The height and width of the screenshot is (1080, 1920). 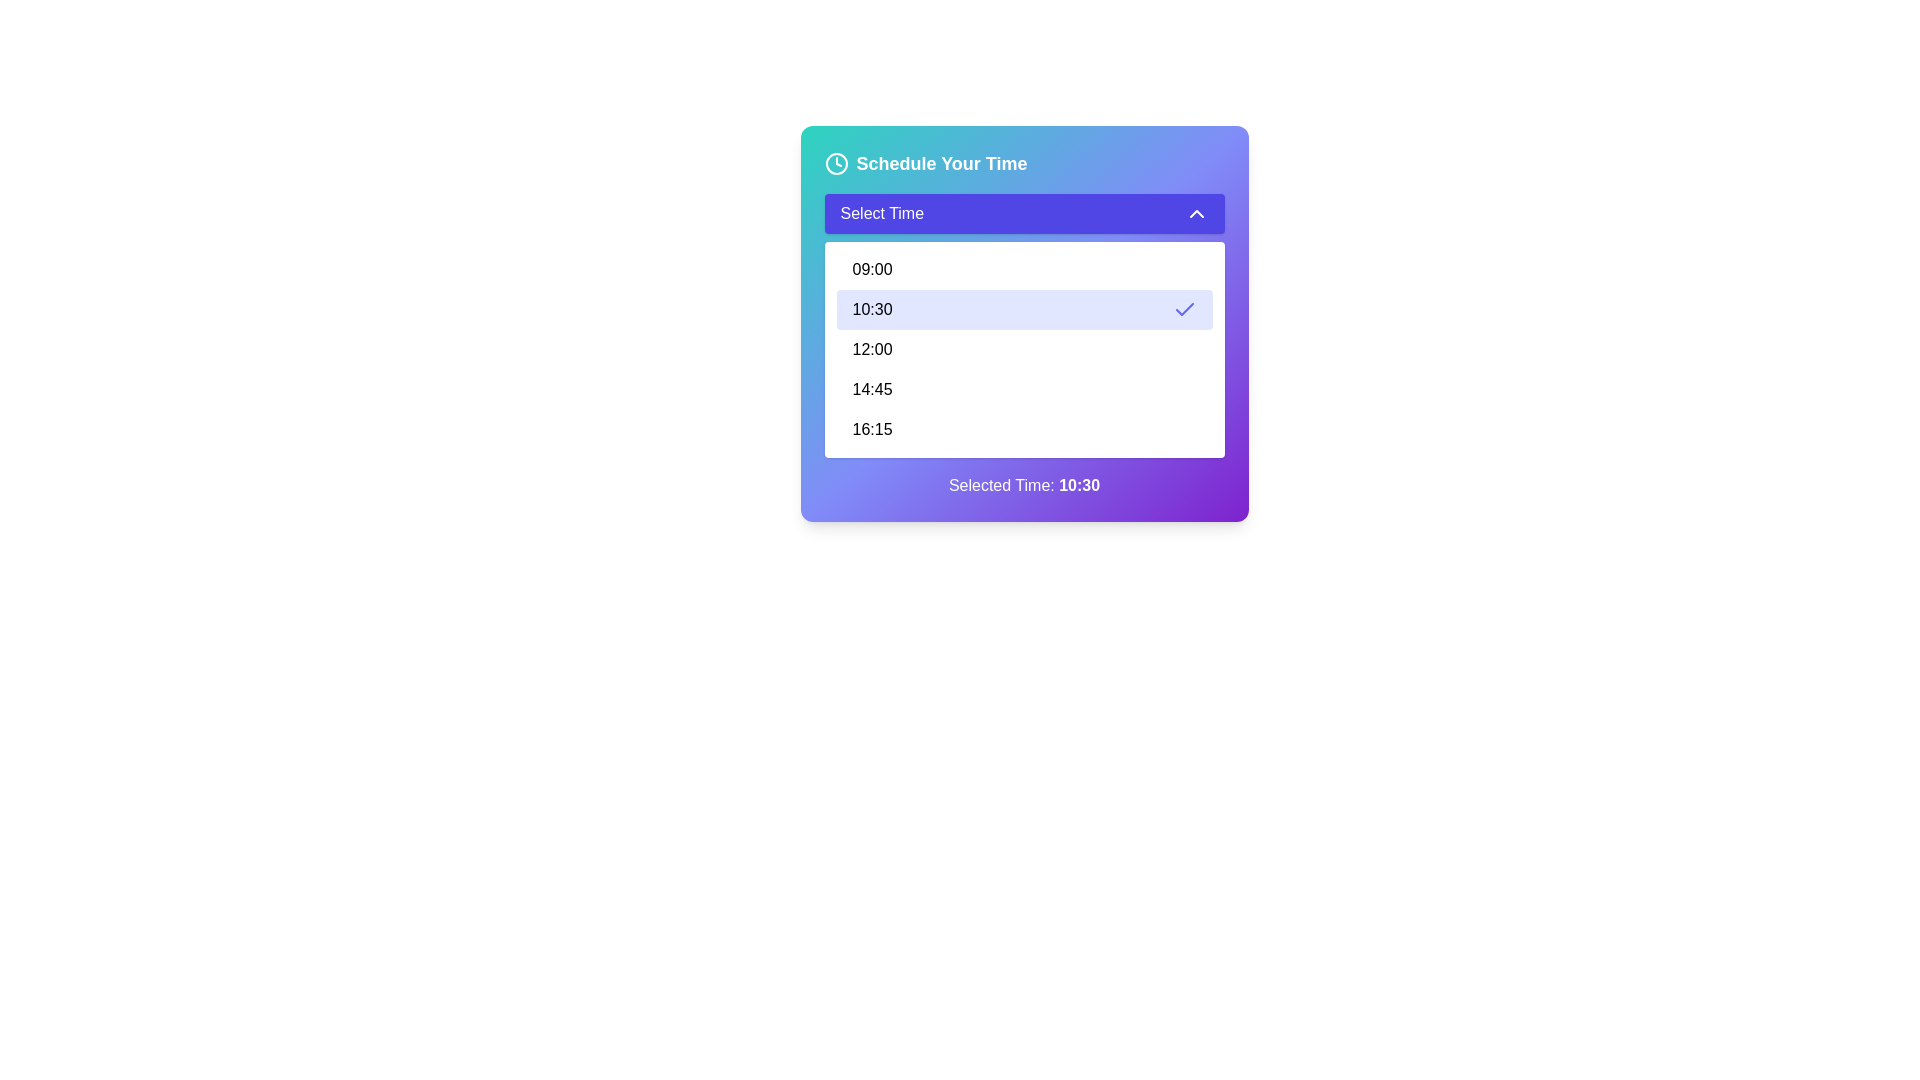 I want to click on the selectable list item displaying '14:45' in the dropdown menu, so click(x=1024, y=389).